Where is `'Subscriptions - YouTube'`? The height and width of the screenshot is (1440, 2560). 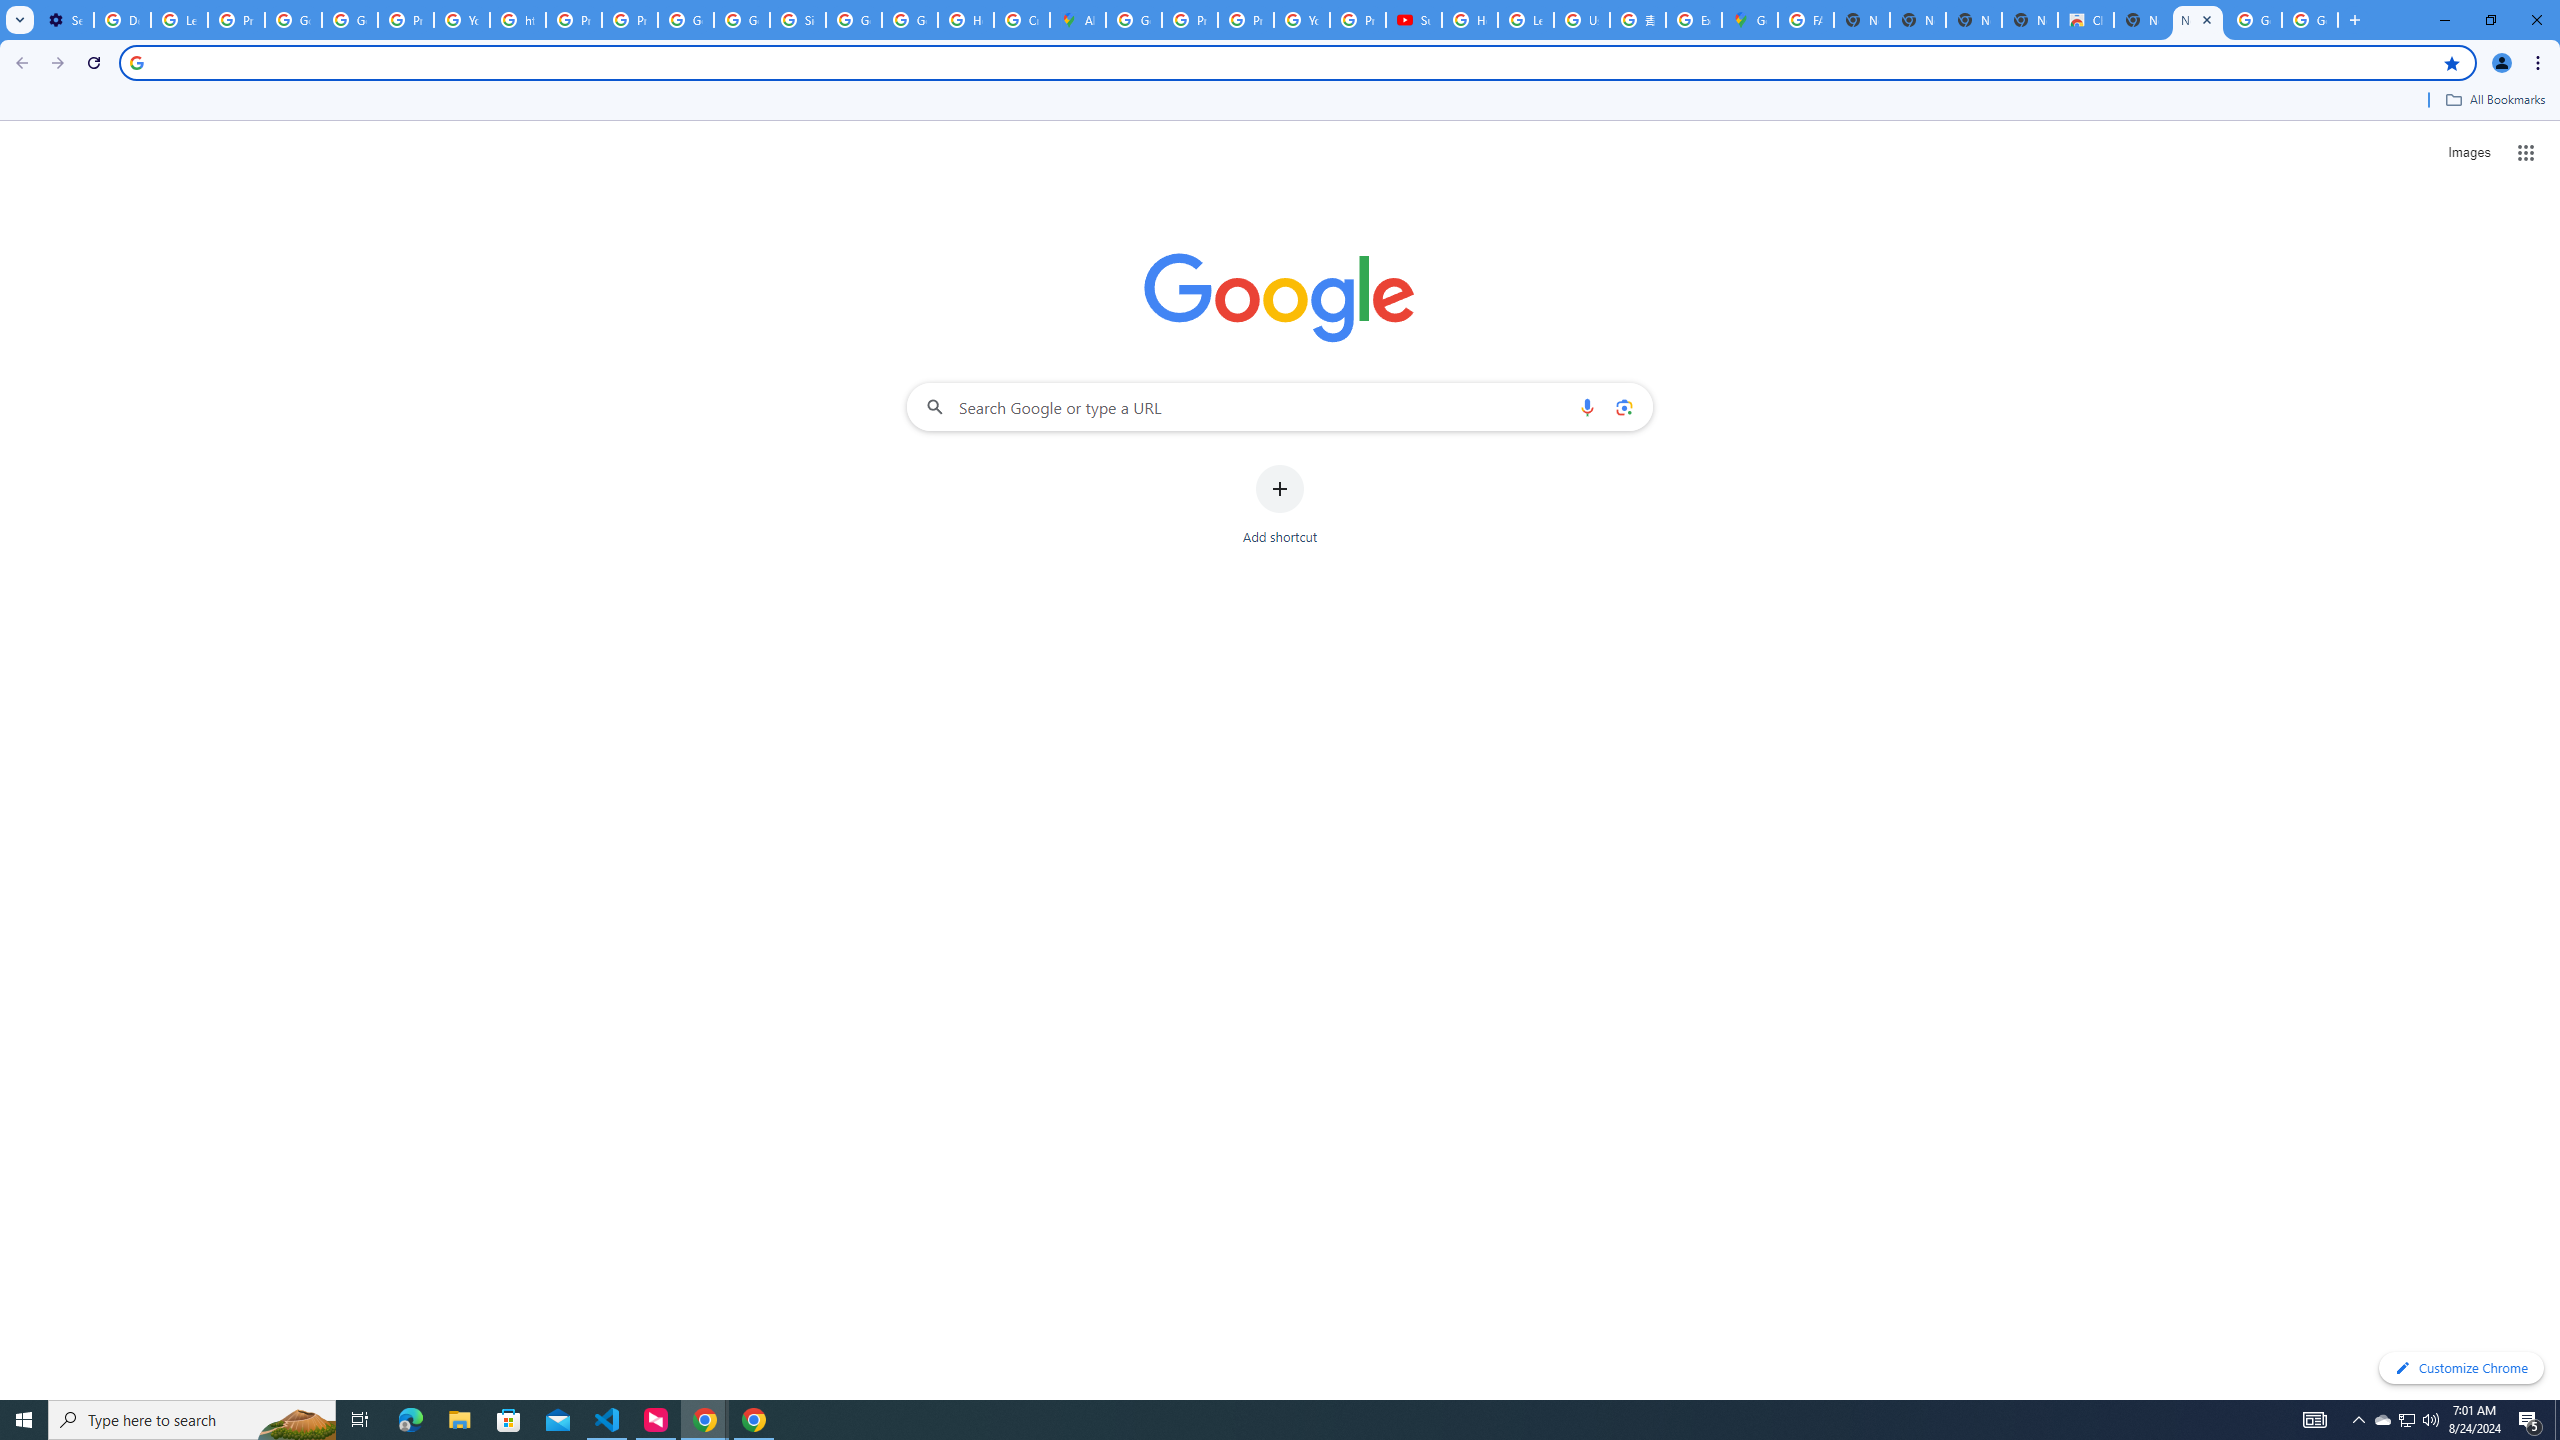 'Subscriptions - YouTube' is located at coordinates (1414, 19).